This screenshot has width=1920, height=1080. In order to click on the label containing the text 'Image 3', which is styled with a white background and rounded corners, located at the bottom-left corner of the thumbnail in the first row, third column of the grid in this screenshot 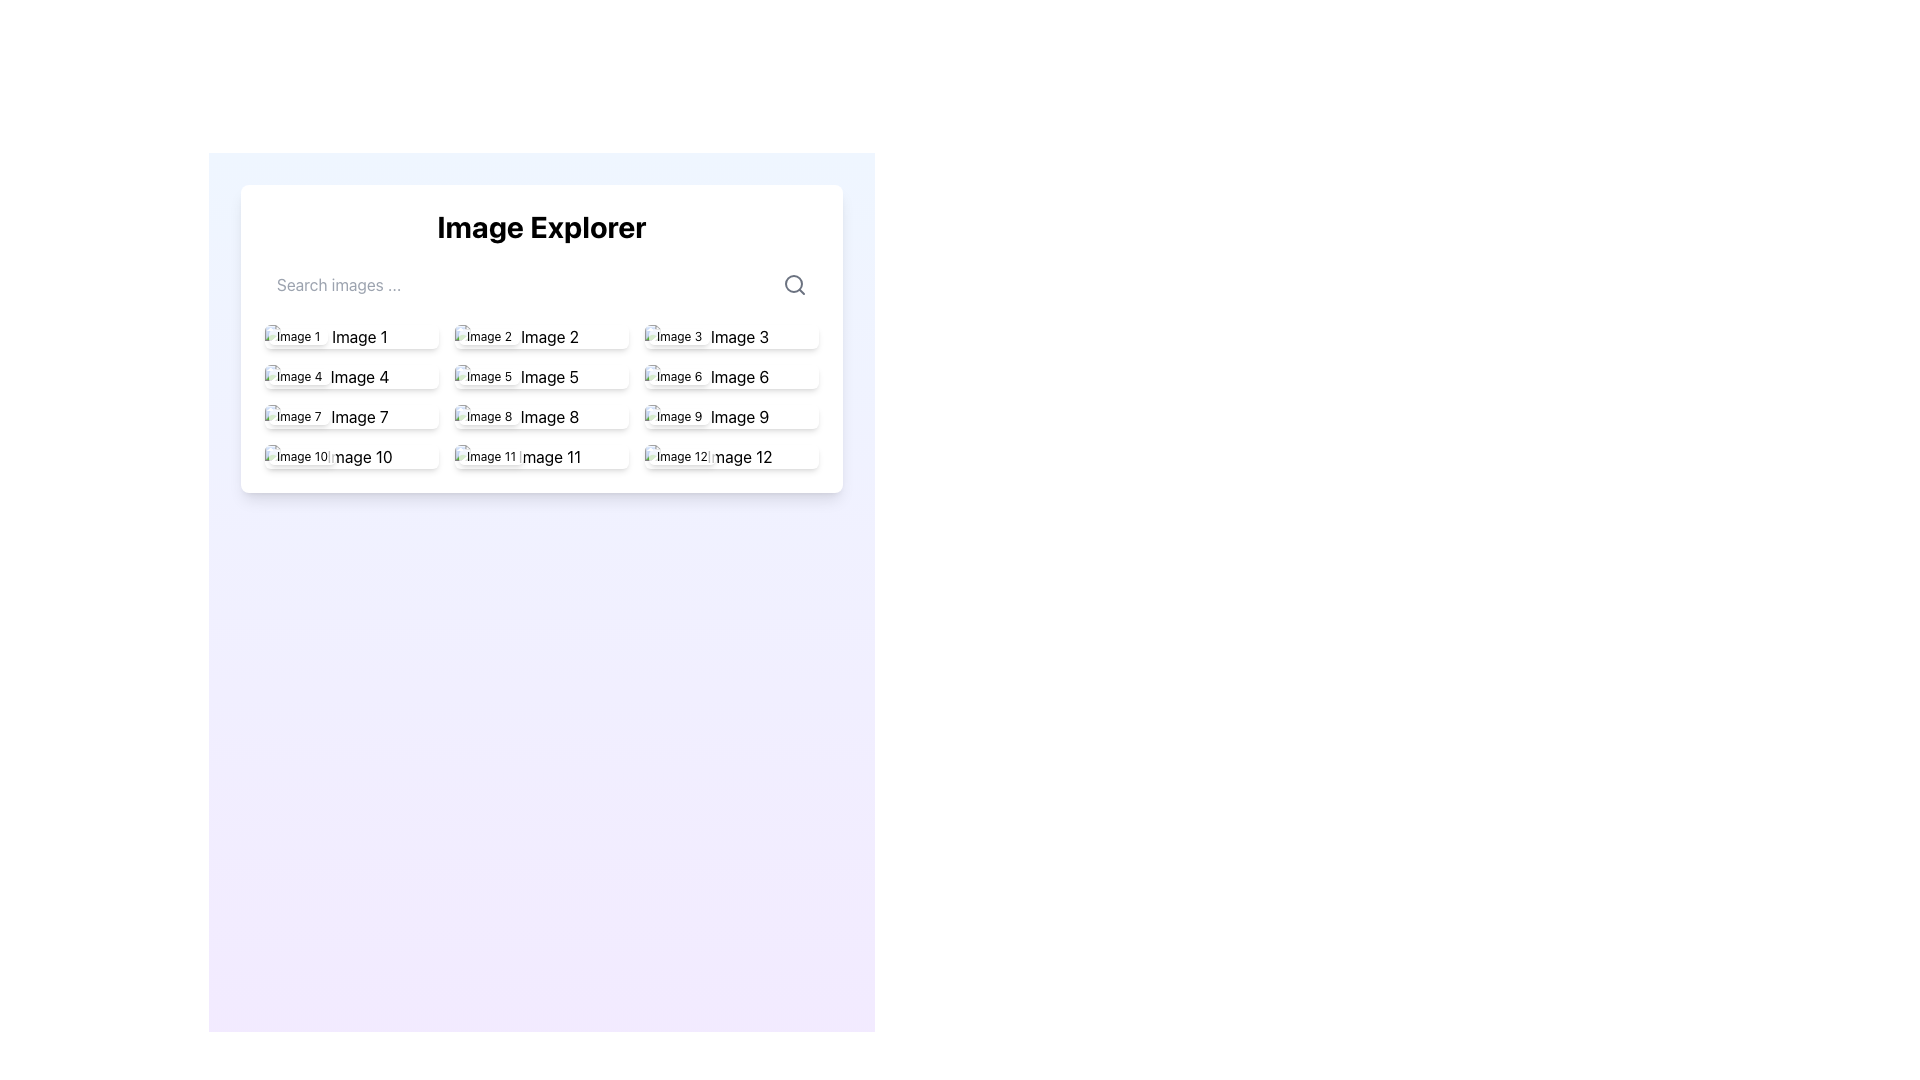, I will do `click(679, 335)`.